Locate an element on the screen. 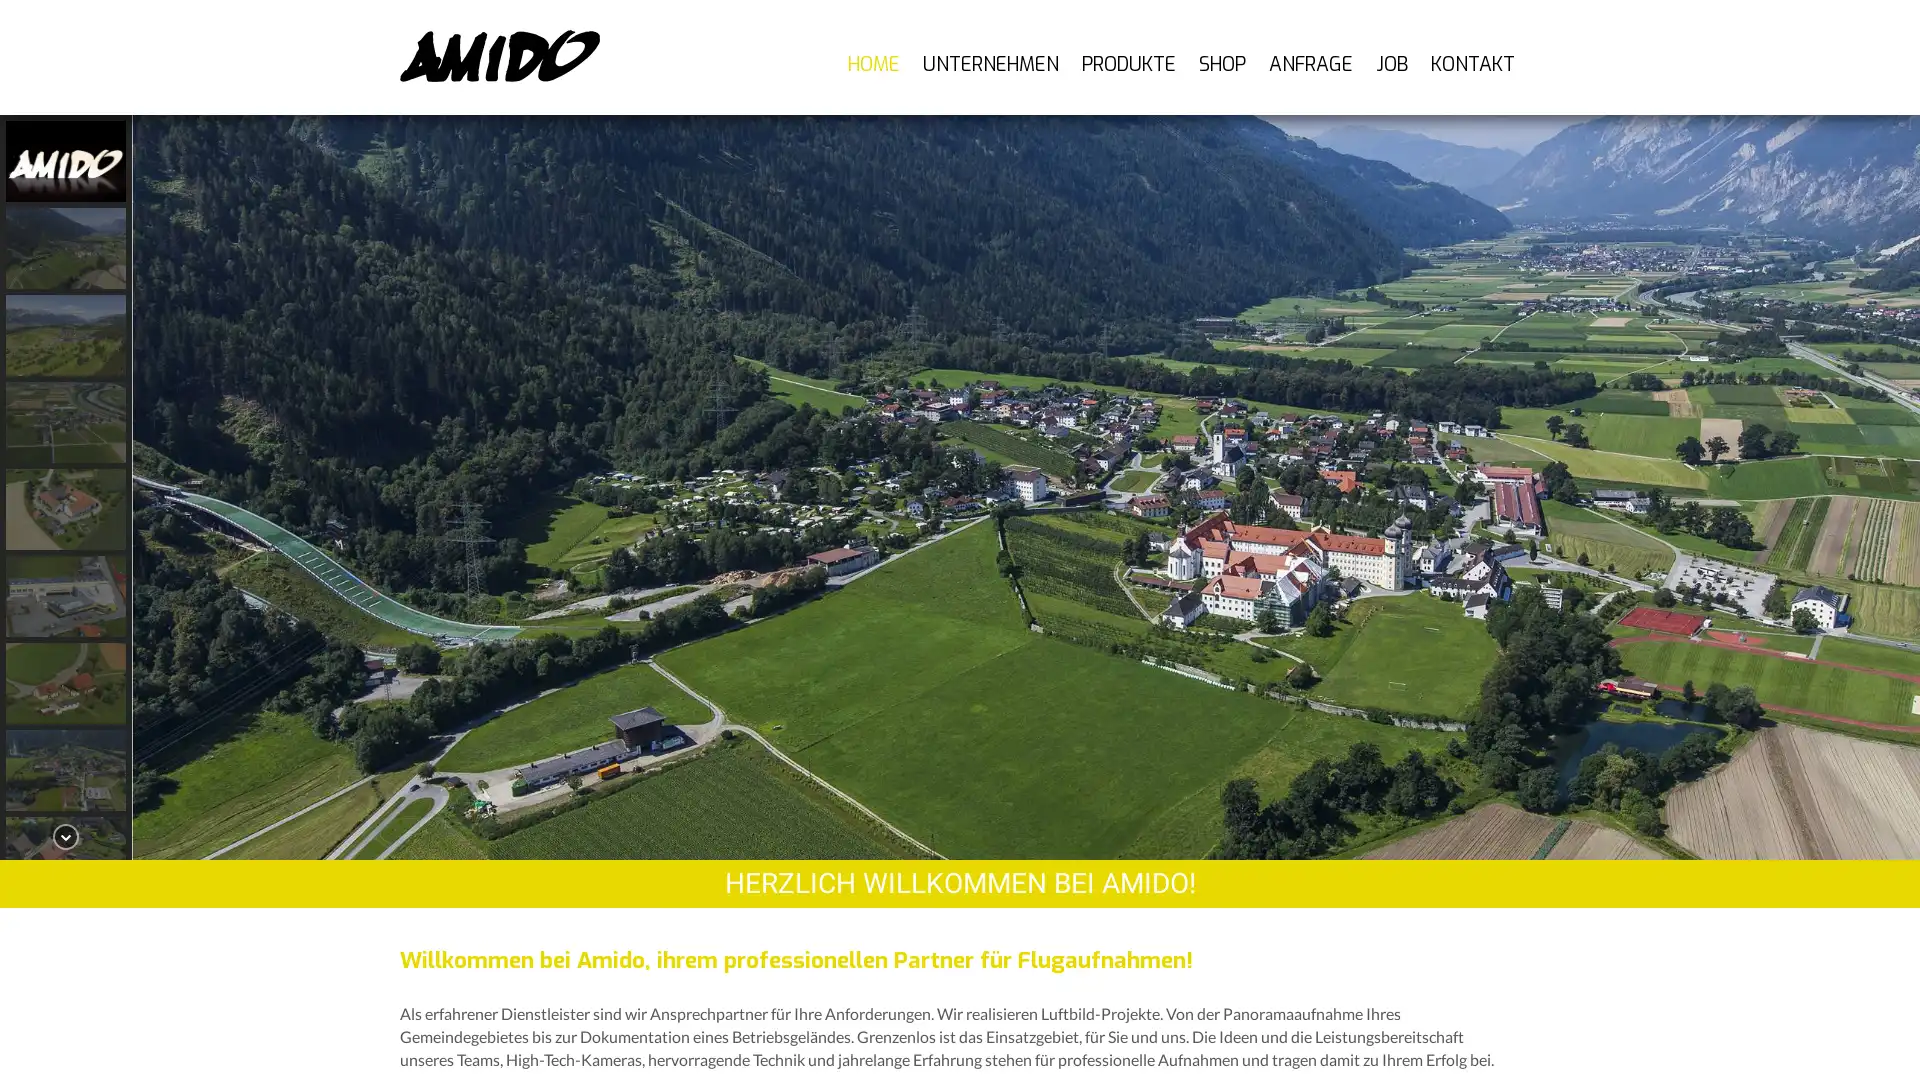 The image size is (1920, 1080). previous arrow is located at coordinates (163, 486).